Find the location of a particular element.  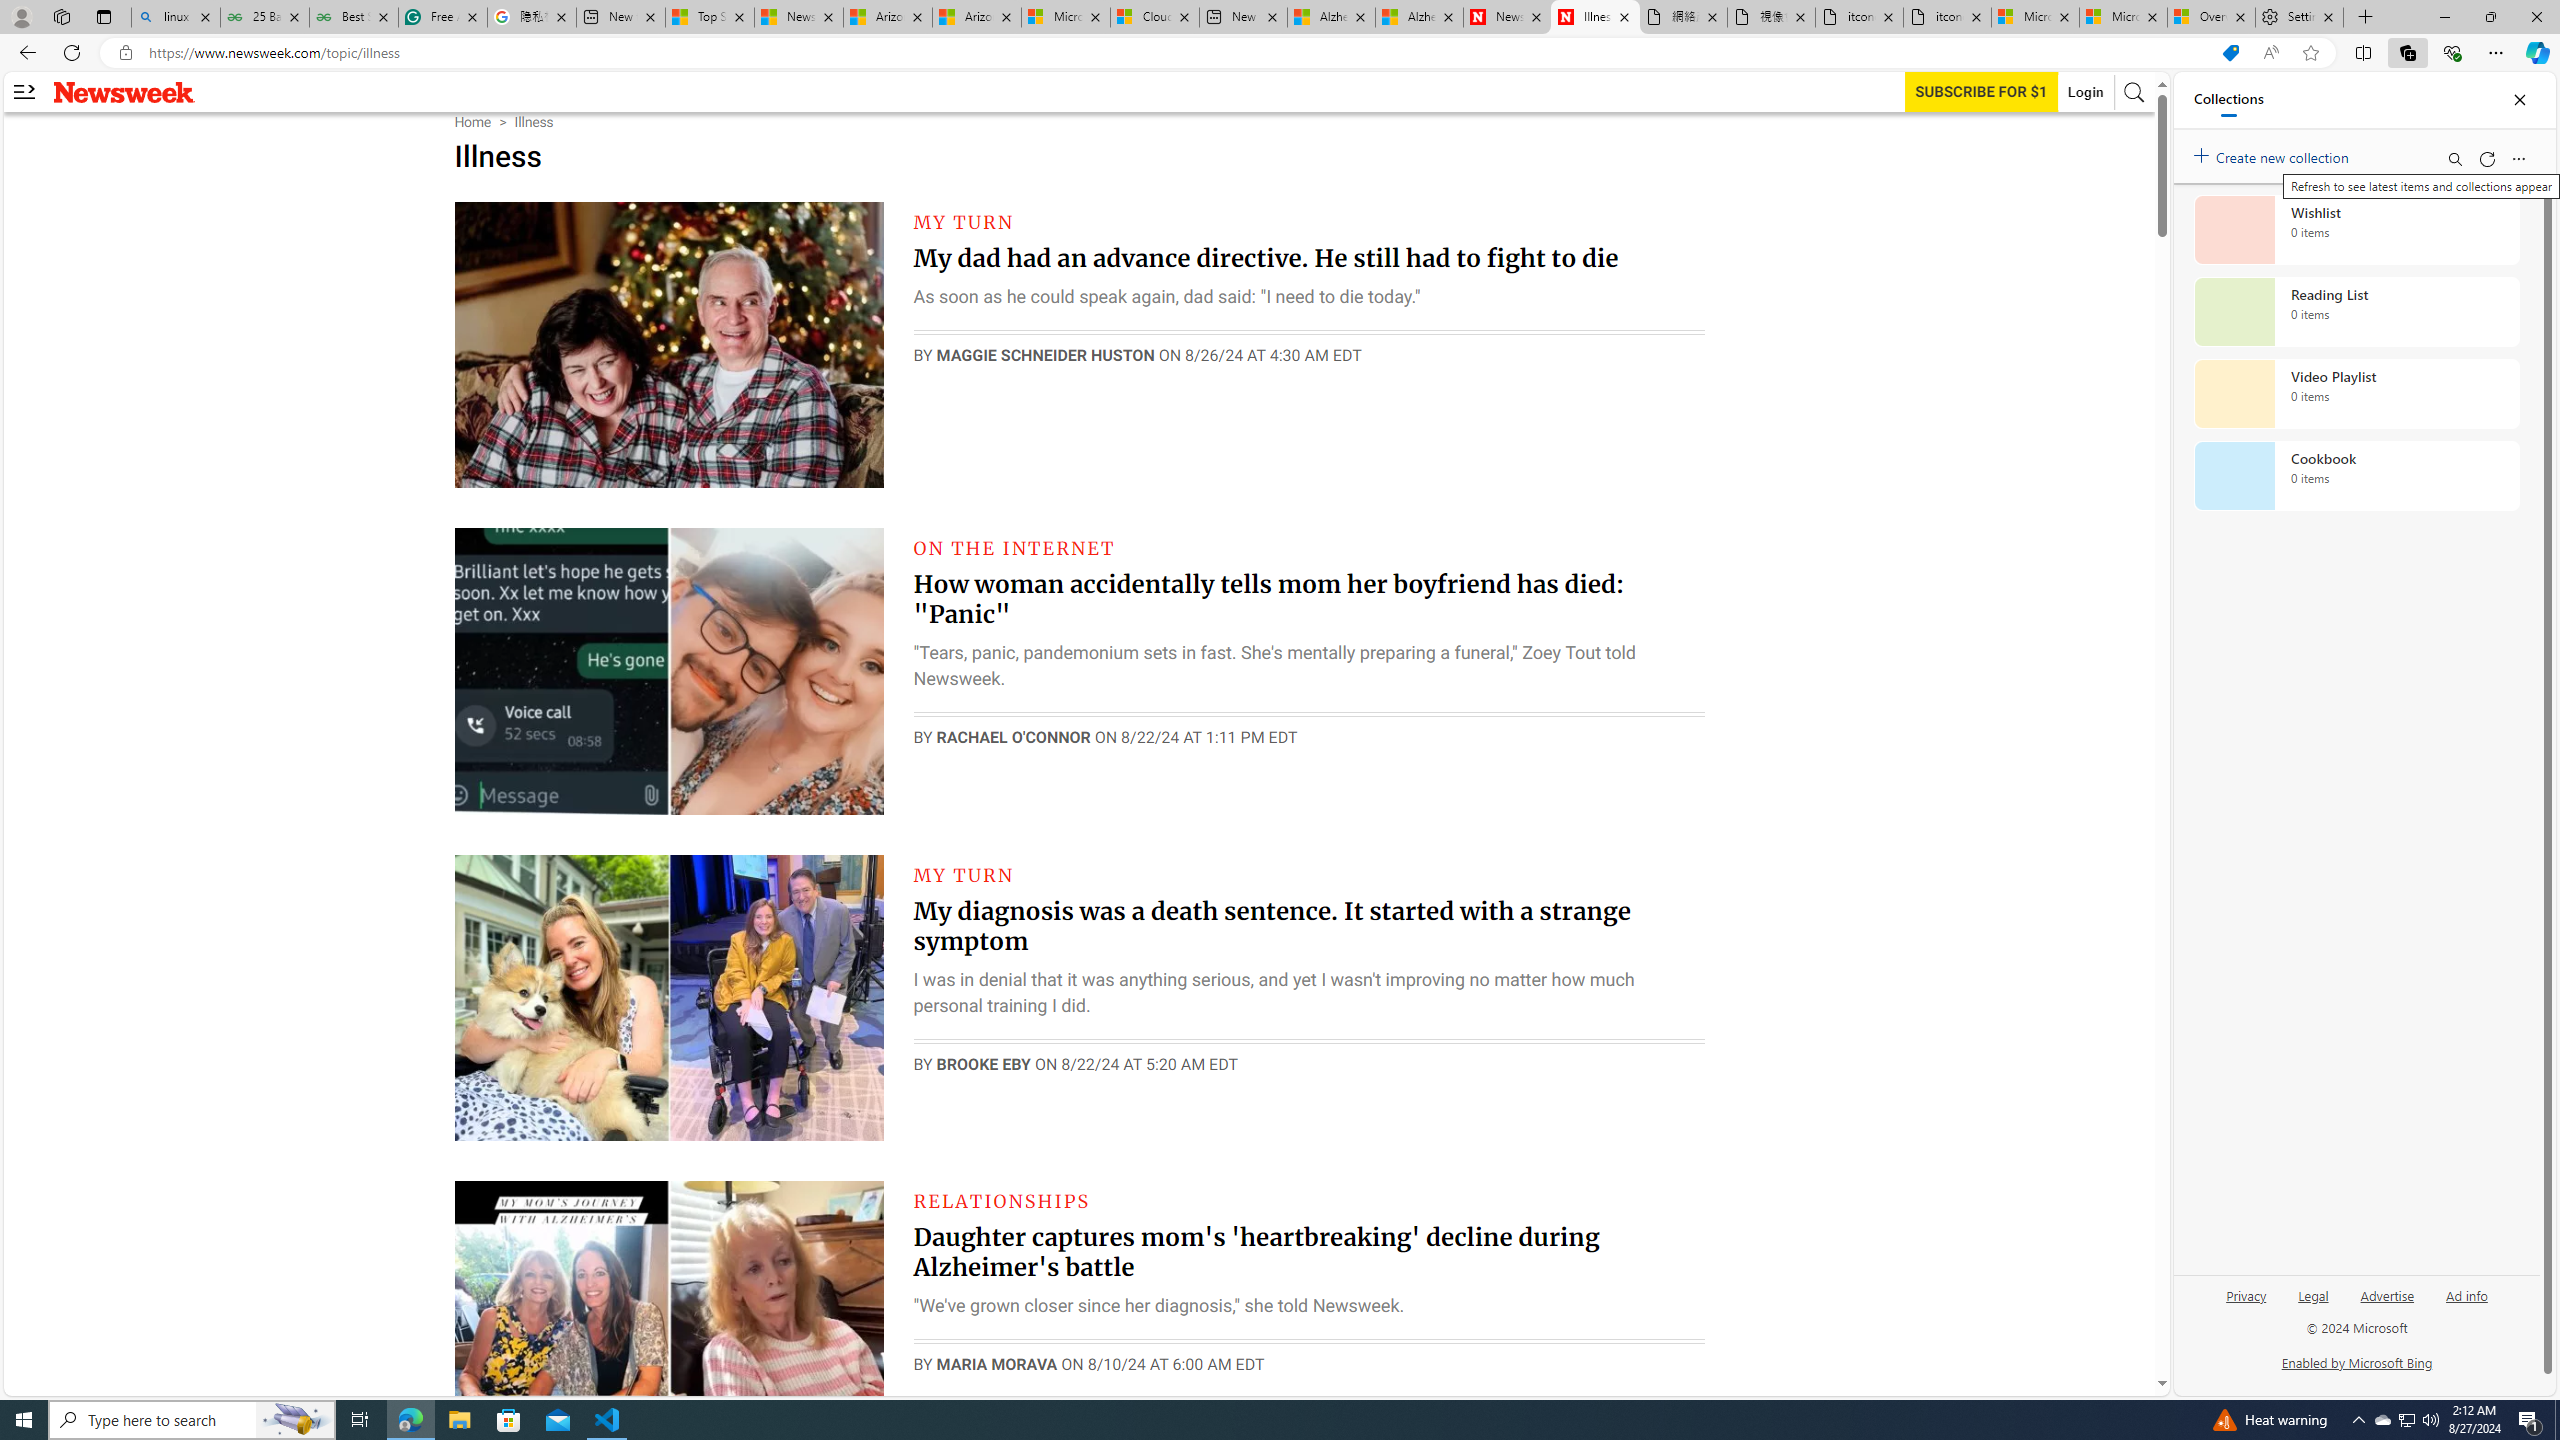

'RELATIONSHIPS' is located at coordinates (1002, 1199).